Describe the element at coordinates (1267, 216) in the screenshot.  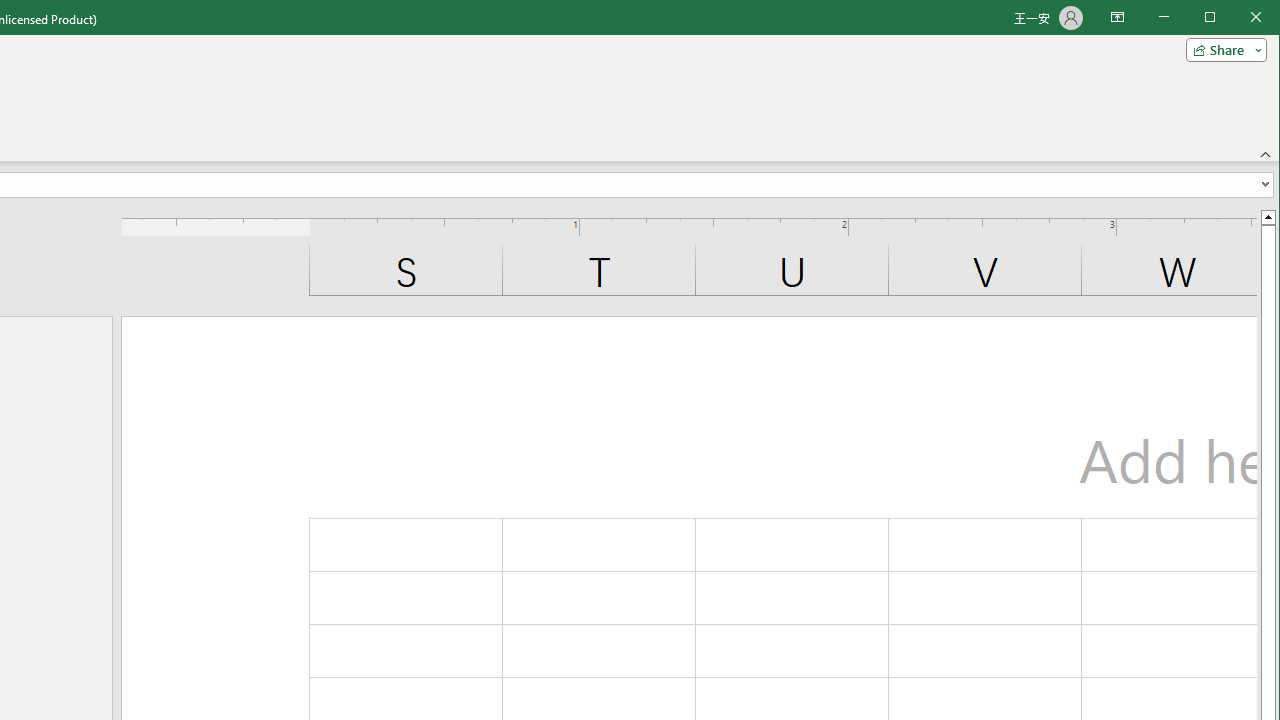
I see `'Line up'` at that location.